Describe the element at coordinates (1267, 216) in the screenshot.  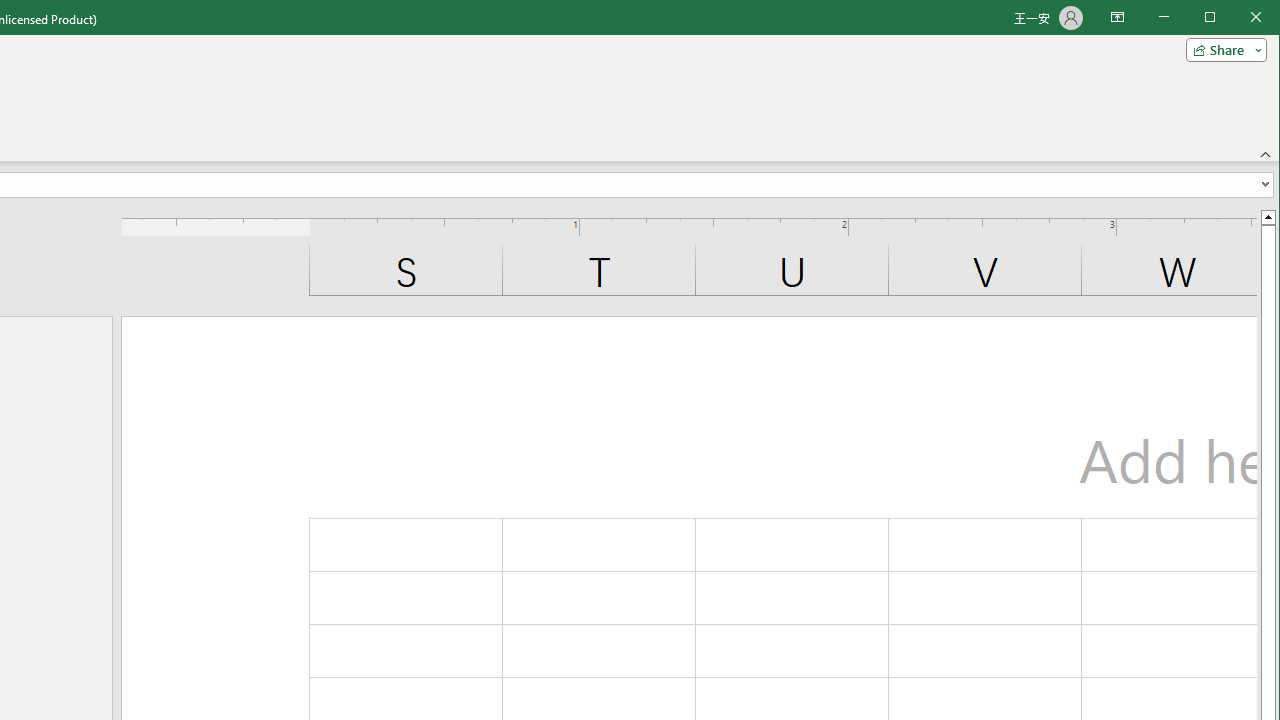
I see `'Line up'` at that location.